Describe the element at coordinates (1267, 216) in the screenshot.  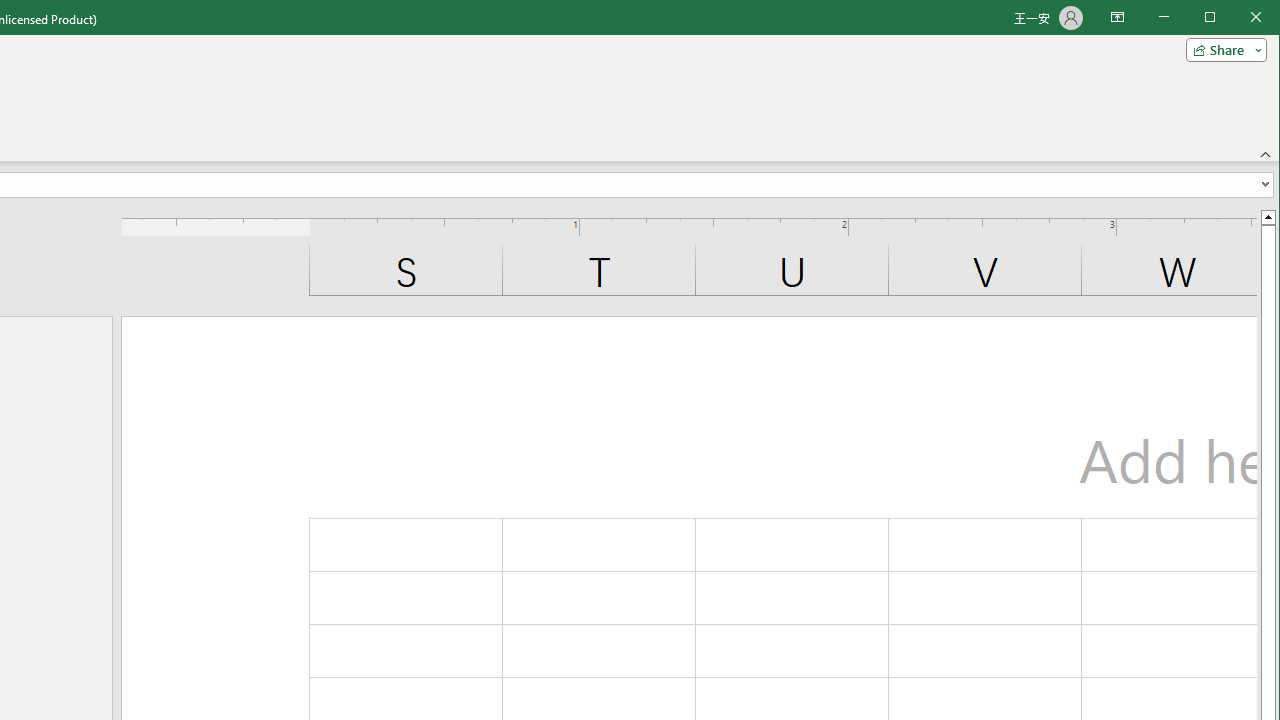
I see `'Line up'` at that location.